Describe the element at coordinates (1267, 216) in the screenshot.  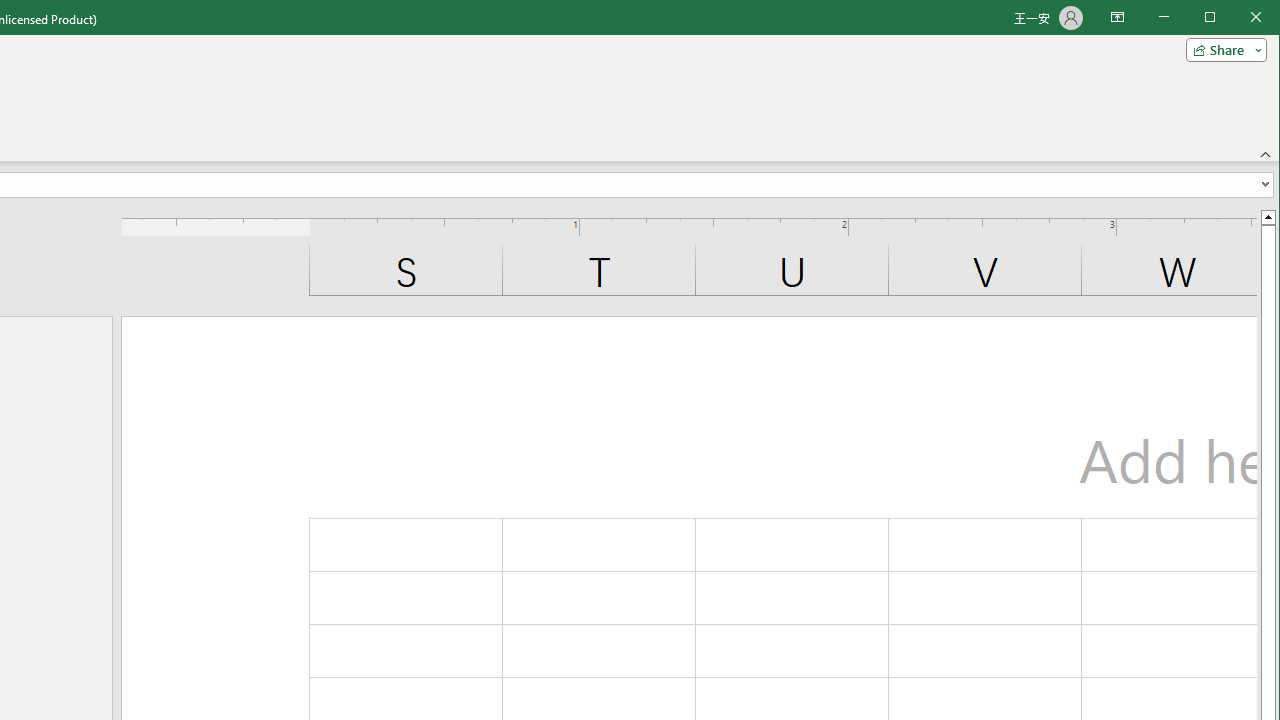
I see `'Line up'` at that location.